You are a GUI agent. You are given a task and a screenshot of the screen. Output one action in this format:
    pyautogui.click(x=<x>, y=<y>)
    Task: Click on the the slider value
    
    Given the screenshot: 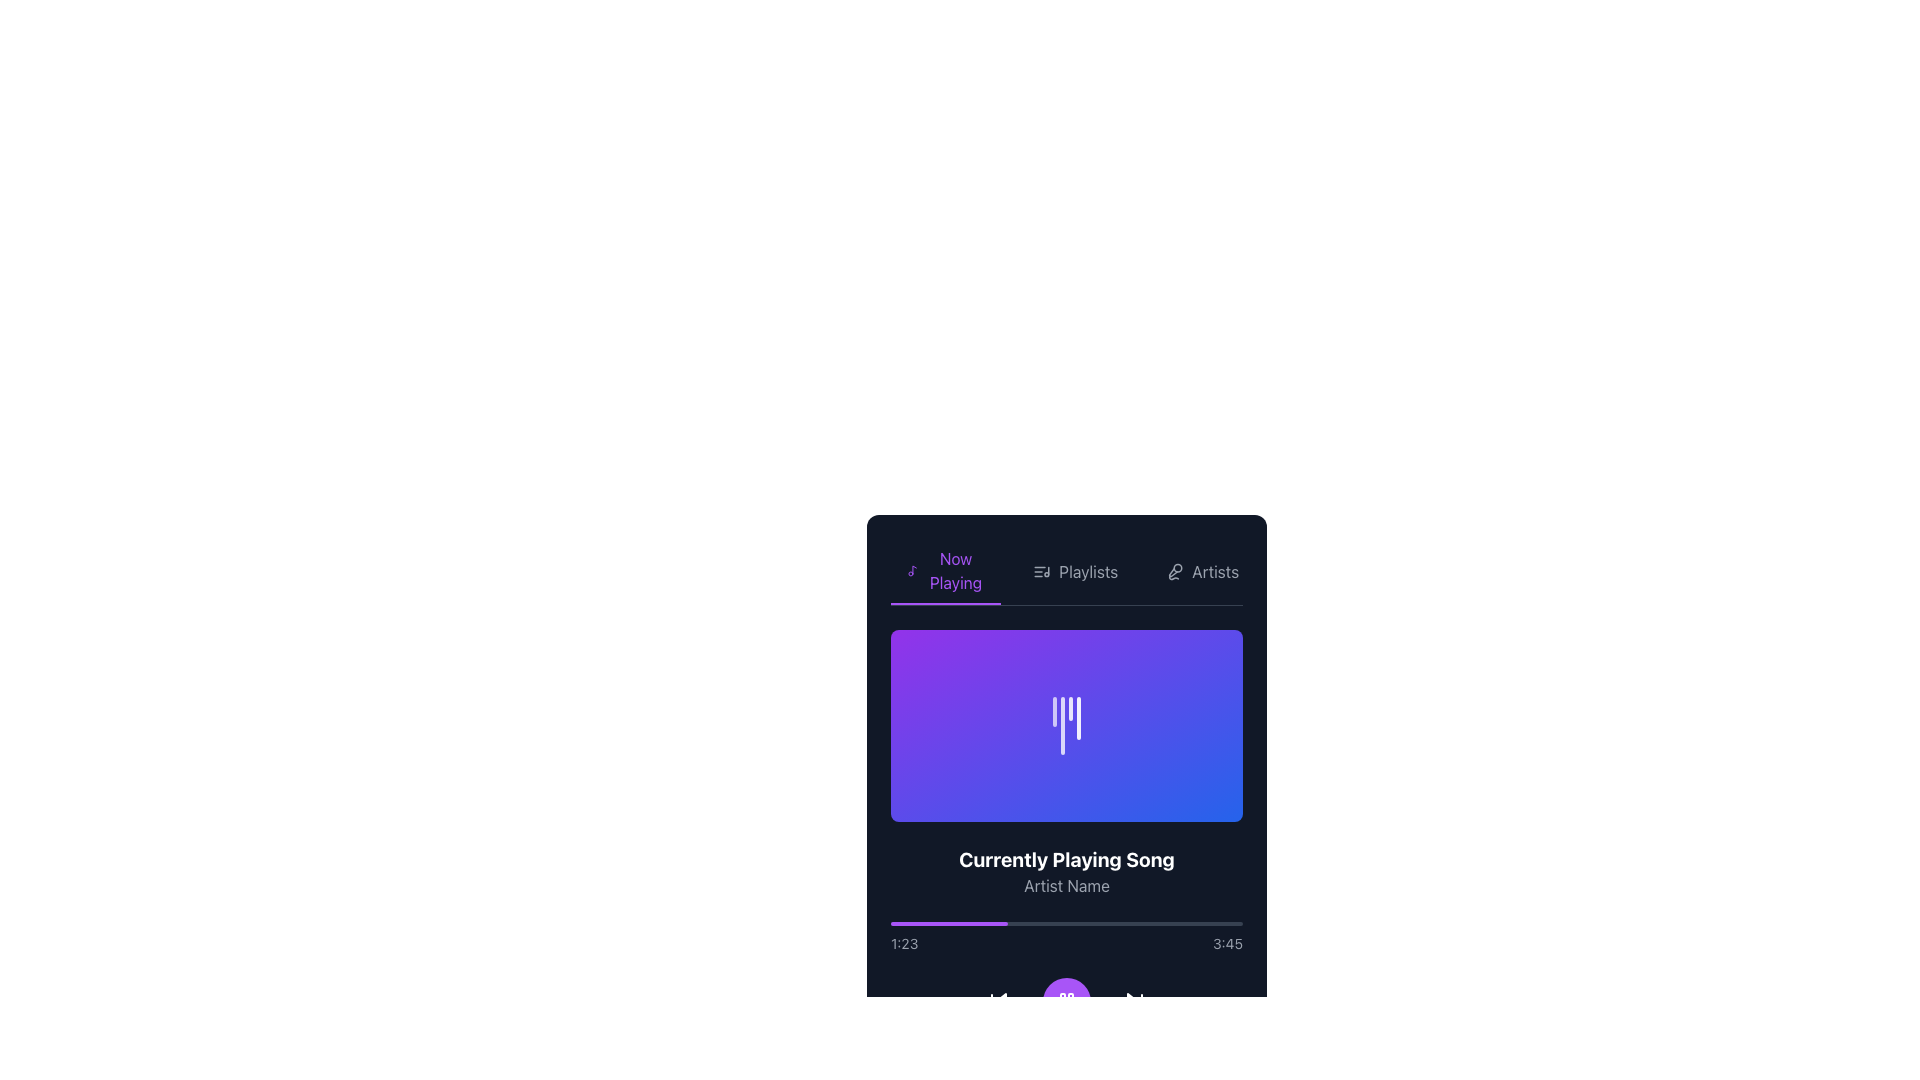 What is the action you would take?
    pyautogui.click(x=1095, y=1059)
    